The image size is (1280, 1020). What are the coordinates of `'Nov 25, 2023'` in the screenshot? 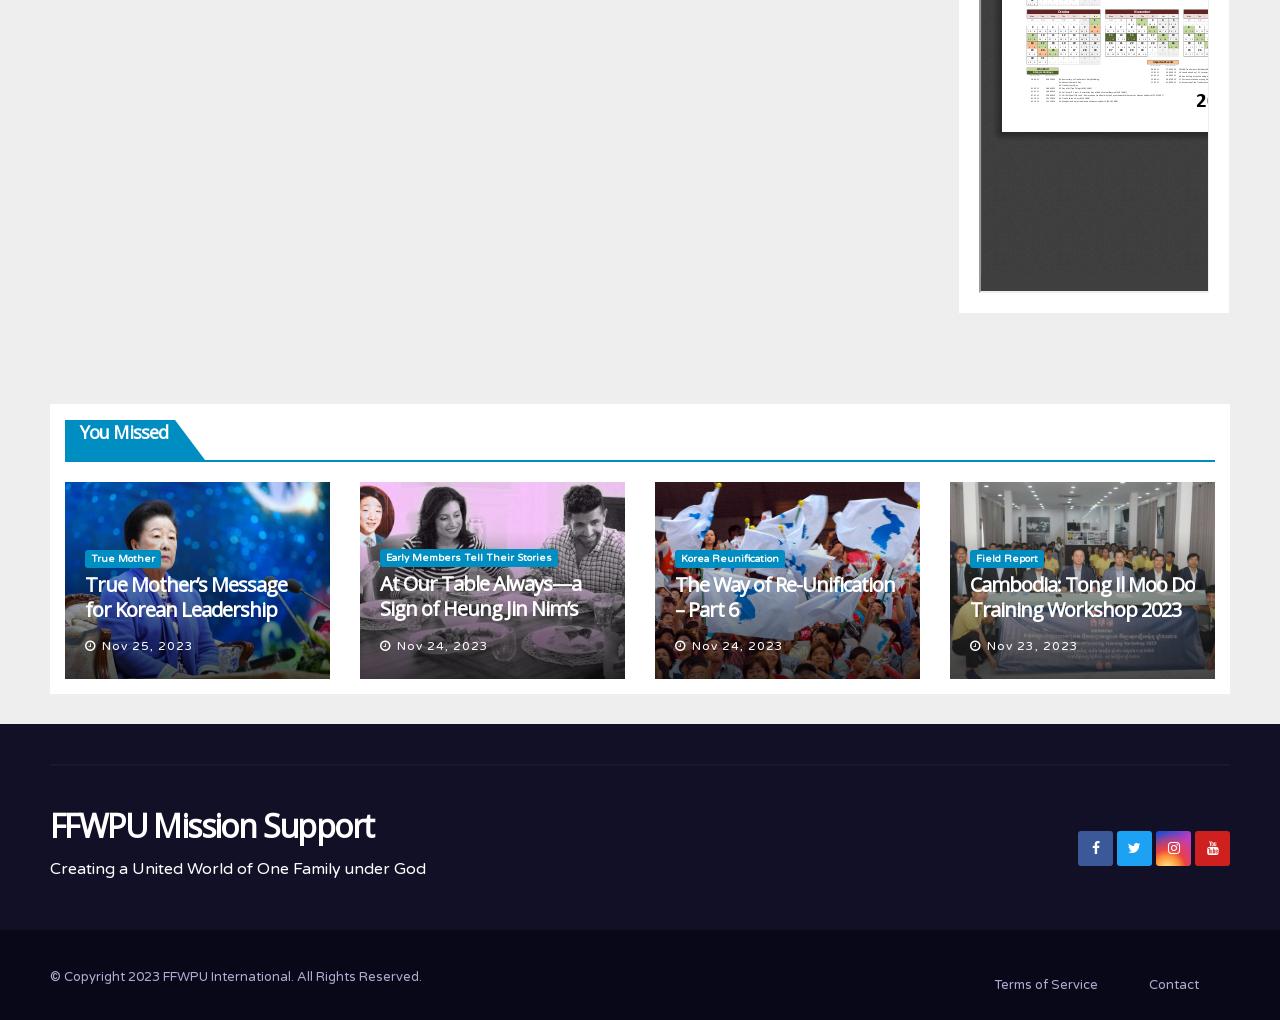 It's located at (146, 645).